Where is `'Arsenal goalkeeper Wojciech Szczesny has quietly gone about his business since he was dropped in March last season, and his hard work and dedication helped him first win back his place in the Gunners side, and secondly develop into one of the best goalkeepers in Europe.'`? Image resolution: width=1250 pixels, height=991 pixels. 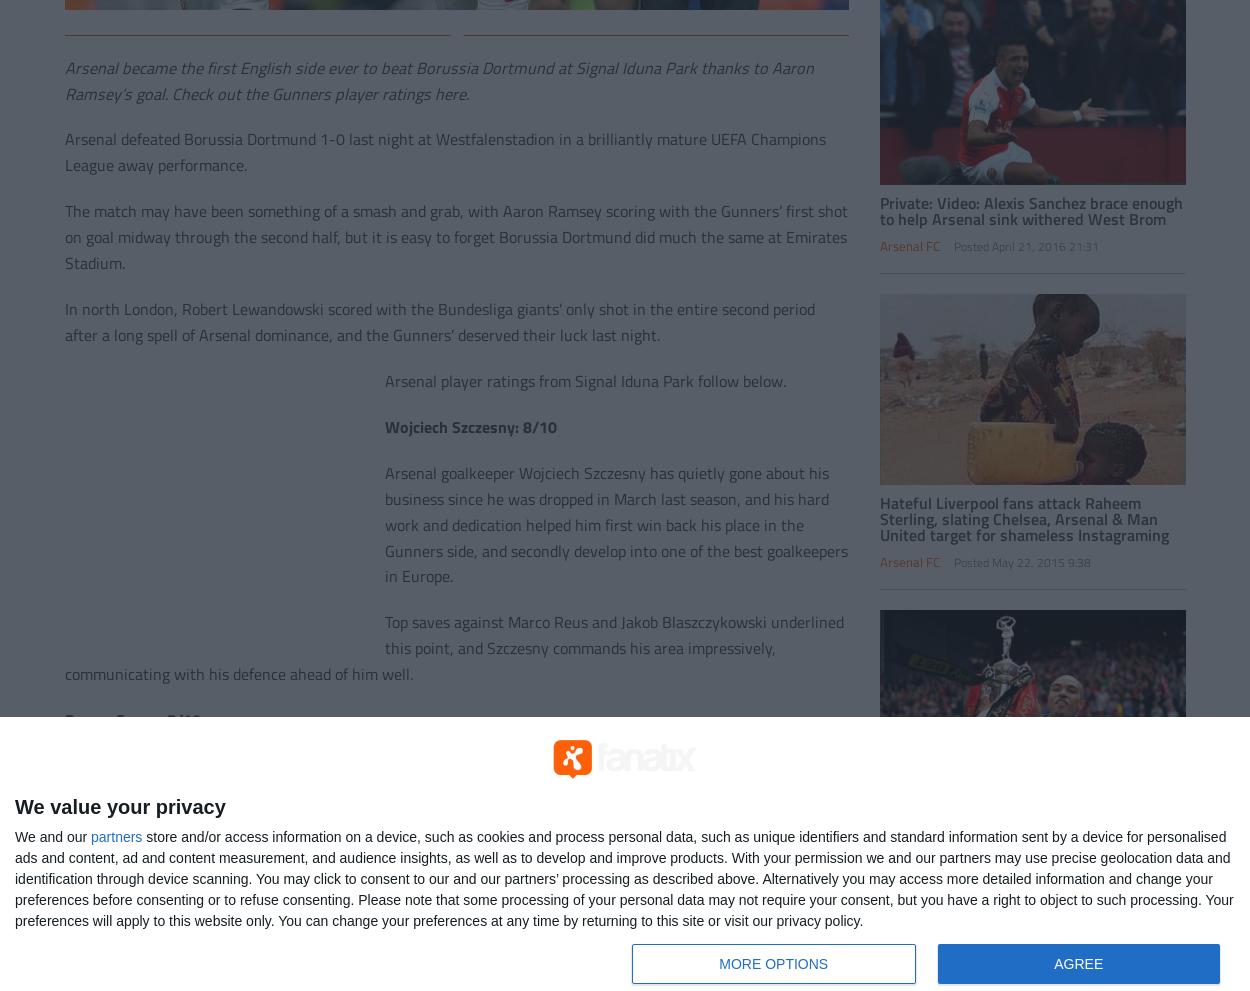
'Arsenal goalkeeper Wojciech Szczesny has quietly gone about his business since he was dropped in March last season, and his hard work and dedication helped him first win back his place in the Gunners side, and secondly develop into one of the best goalkeepers in Europe.' is located at coordinates (614, 524).